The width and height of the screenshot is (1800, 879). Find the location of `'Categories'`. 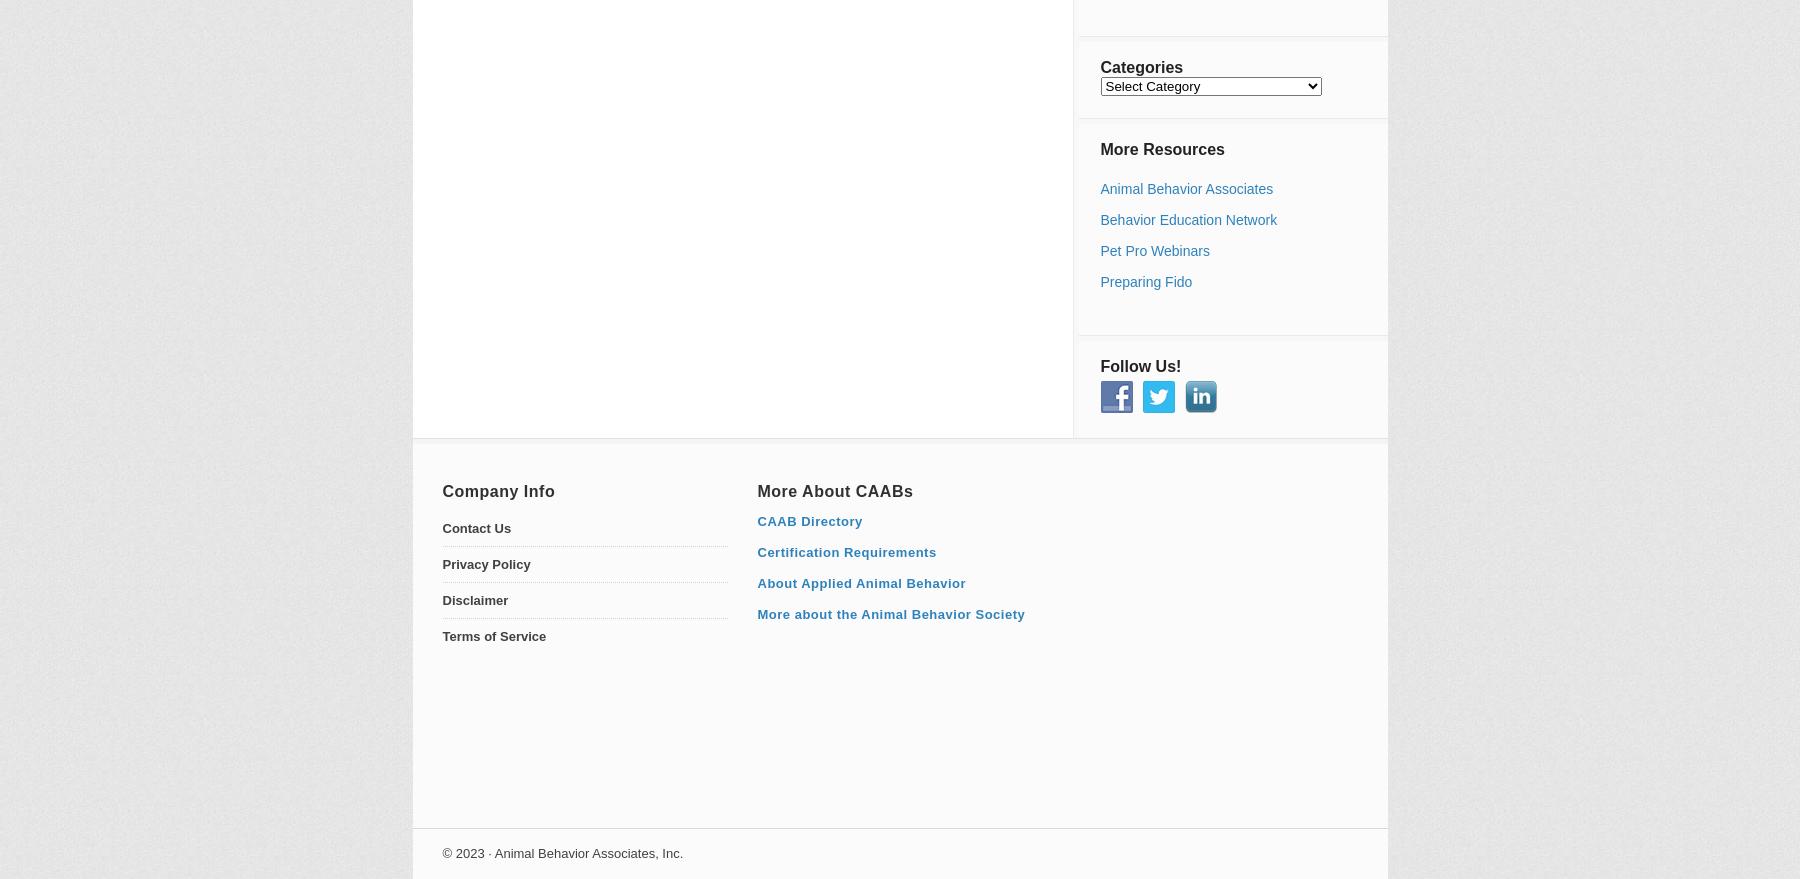

'Categories' is located at coordinates (1140, 67).